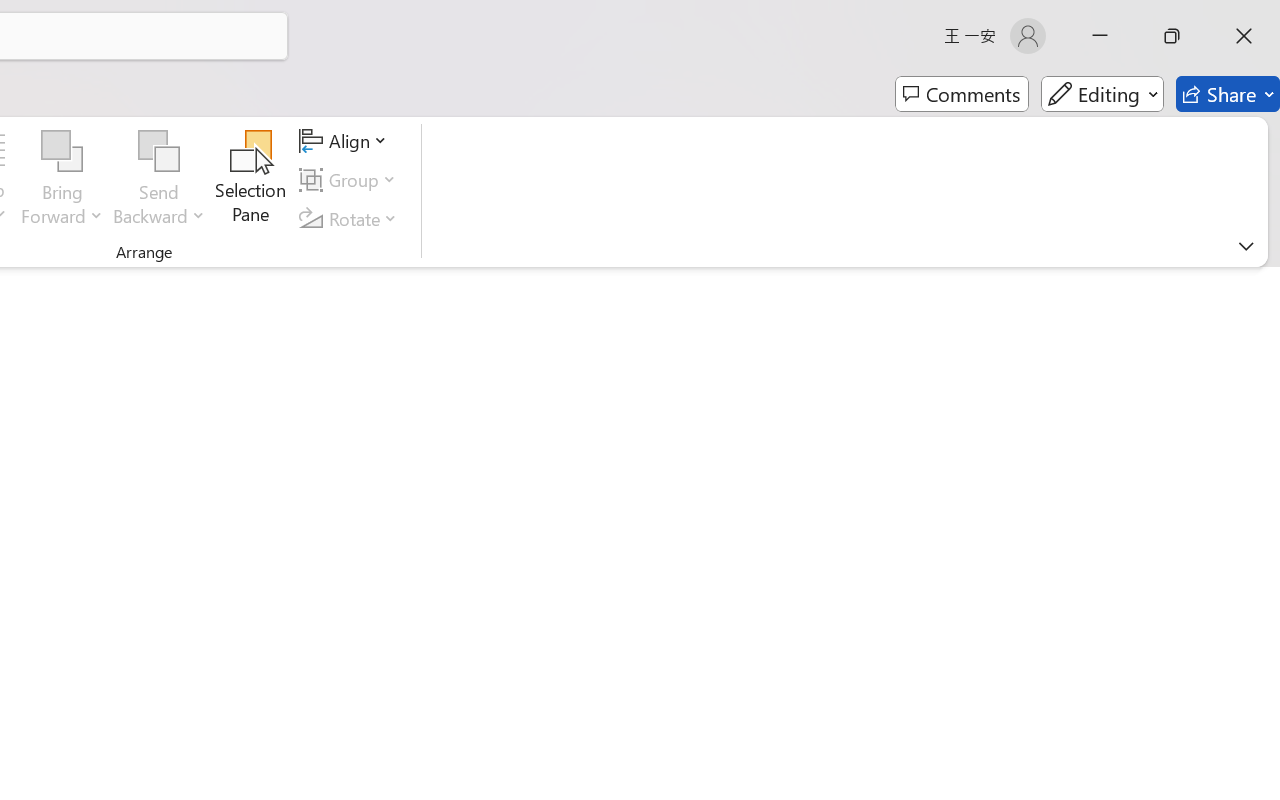 This screenshot has height=800, width=1280. Describe the element at coordinates (62, 179) in the screenshot. I see `'Bring Forward'` at that location.